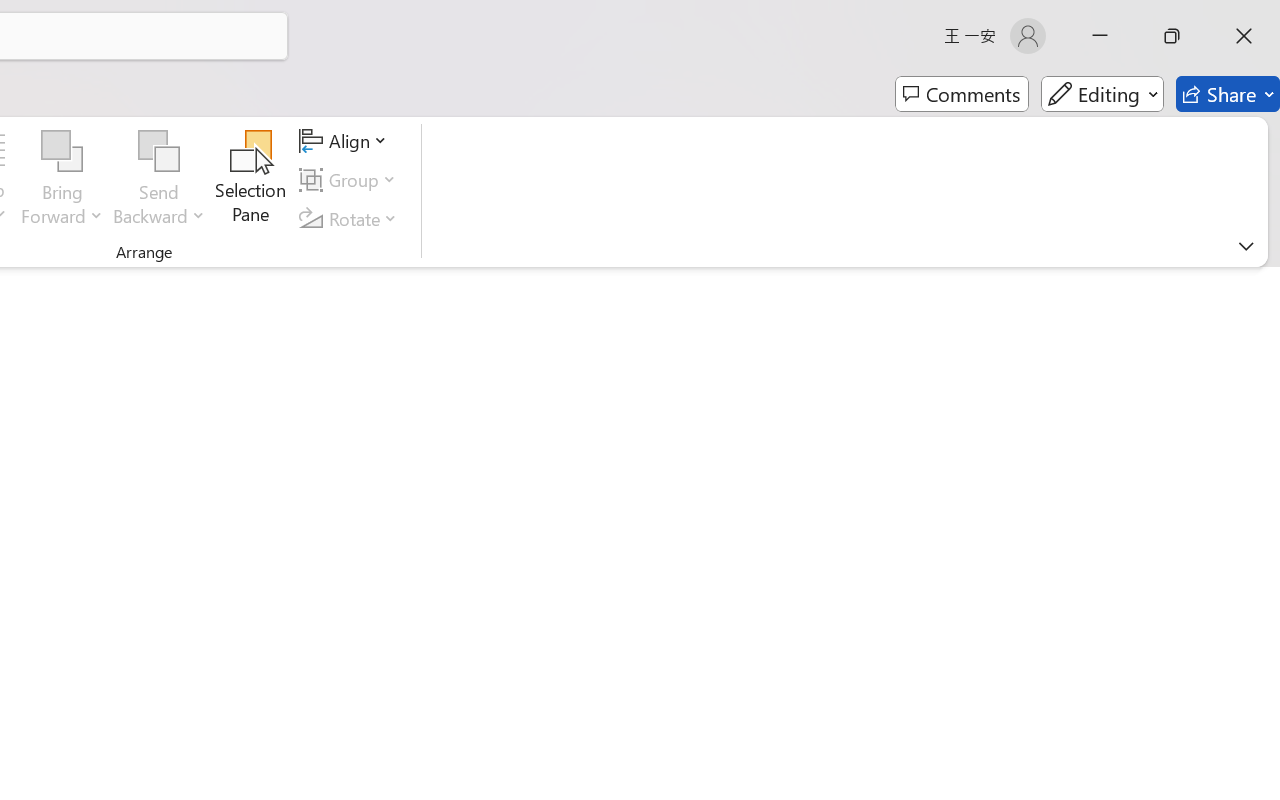 This screenshot has height=800, width=1280. Describe the element at coordinates (62, 179) in the screenshot. I see `'Bring Forward'` at that location.